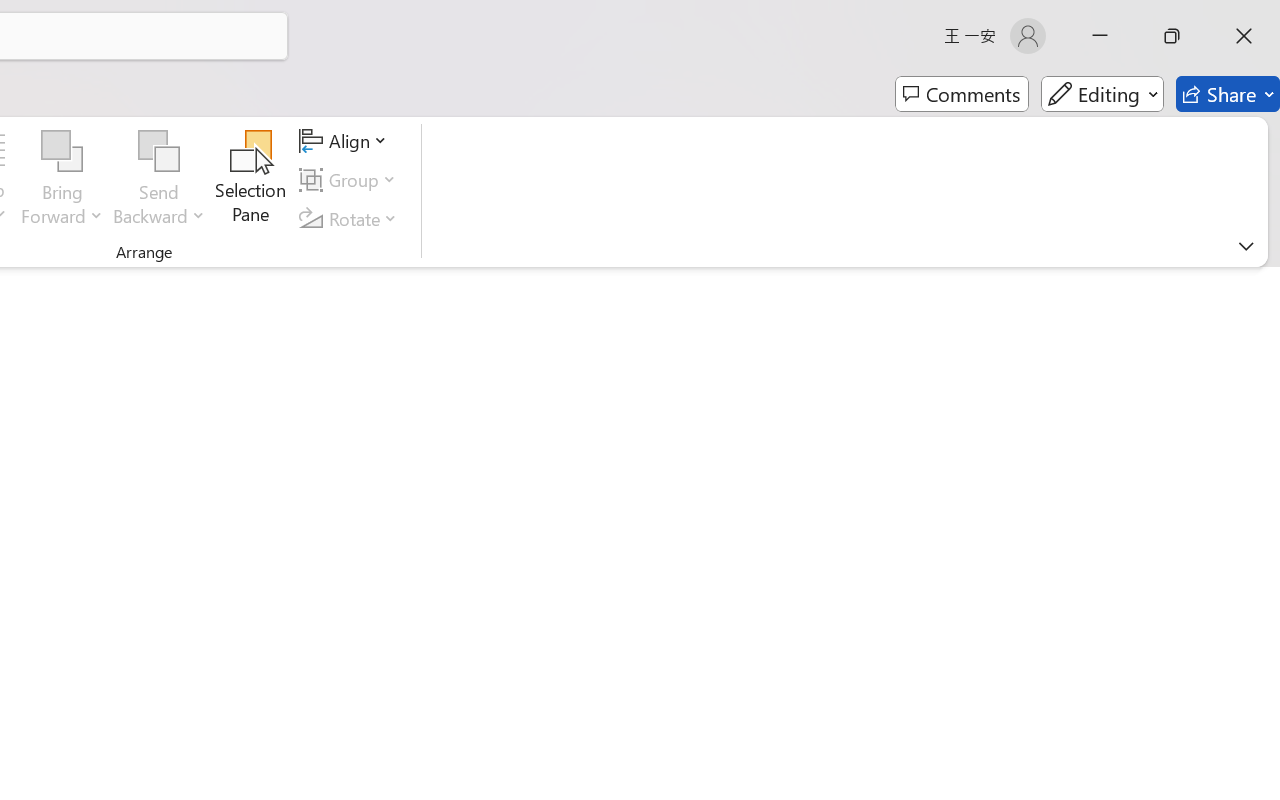 This screenshot has height=800, width=1280. Describe the element at coordinates (62, 179) in the screenshot. I see `'Bring Forward'` at that location.